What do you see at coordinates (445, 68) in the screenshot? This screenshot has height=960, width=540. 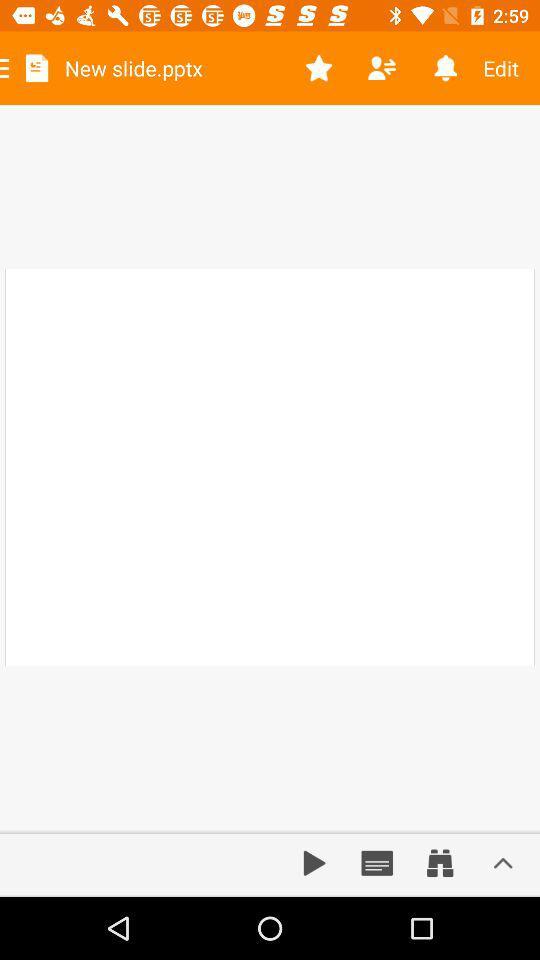 I see `icon to the left of the edit icon` at bounding box center [445, 68].